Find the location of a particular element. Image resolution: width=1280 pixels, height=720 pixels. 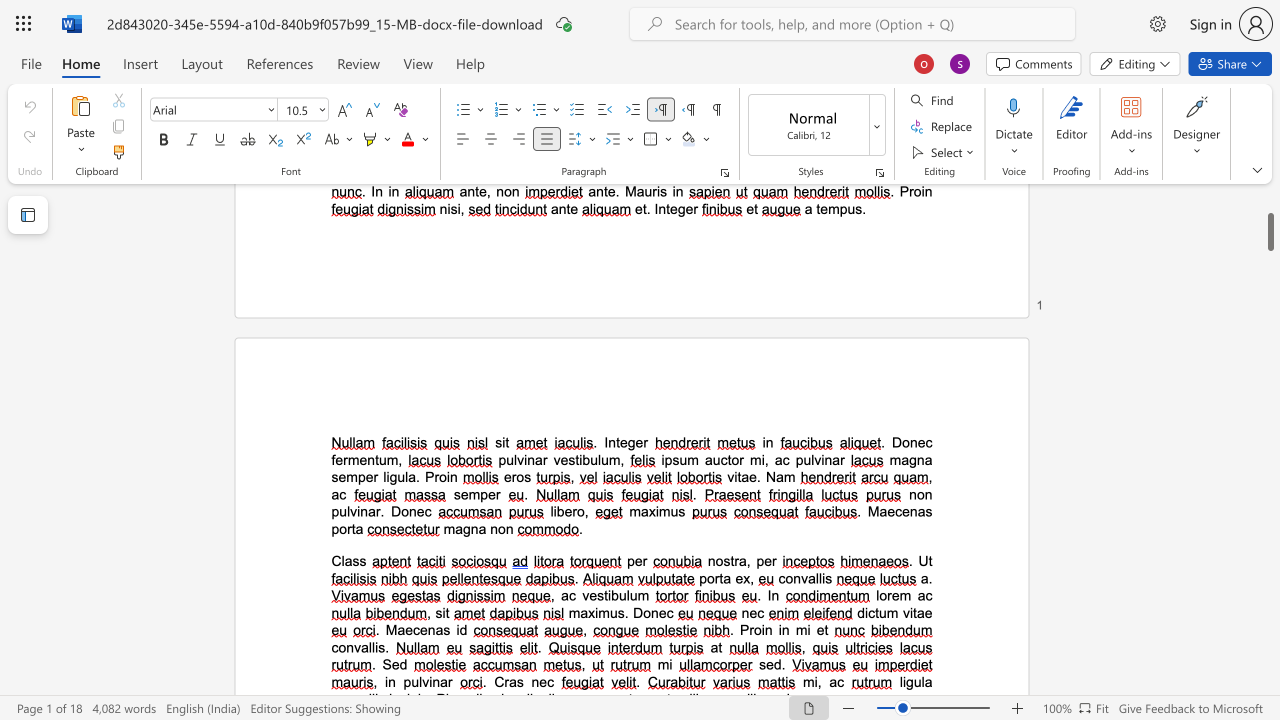

the space between the continuous character "n" and "a" in the text is located at coordinates (434, 630).